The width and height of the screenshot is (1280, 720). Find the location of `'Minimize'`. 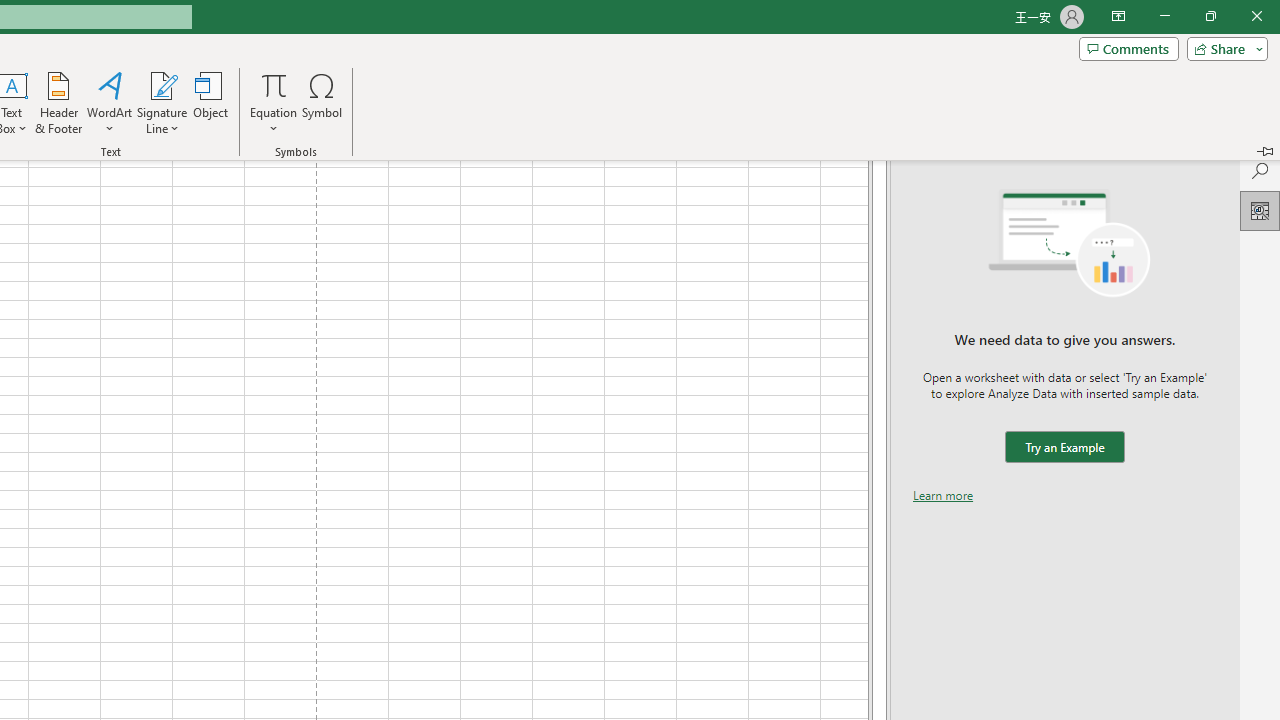

'Minimize' is located at coordinates (1164, 16).